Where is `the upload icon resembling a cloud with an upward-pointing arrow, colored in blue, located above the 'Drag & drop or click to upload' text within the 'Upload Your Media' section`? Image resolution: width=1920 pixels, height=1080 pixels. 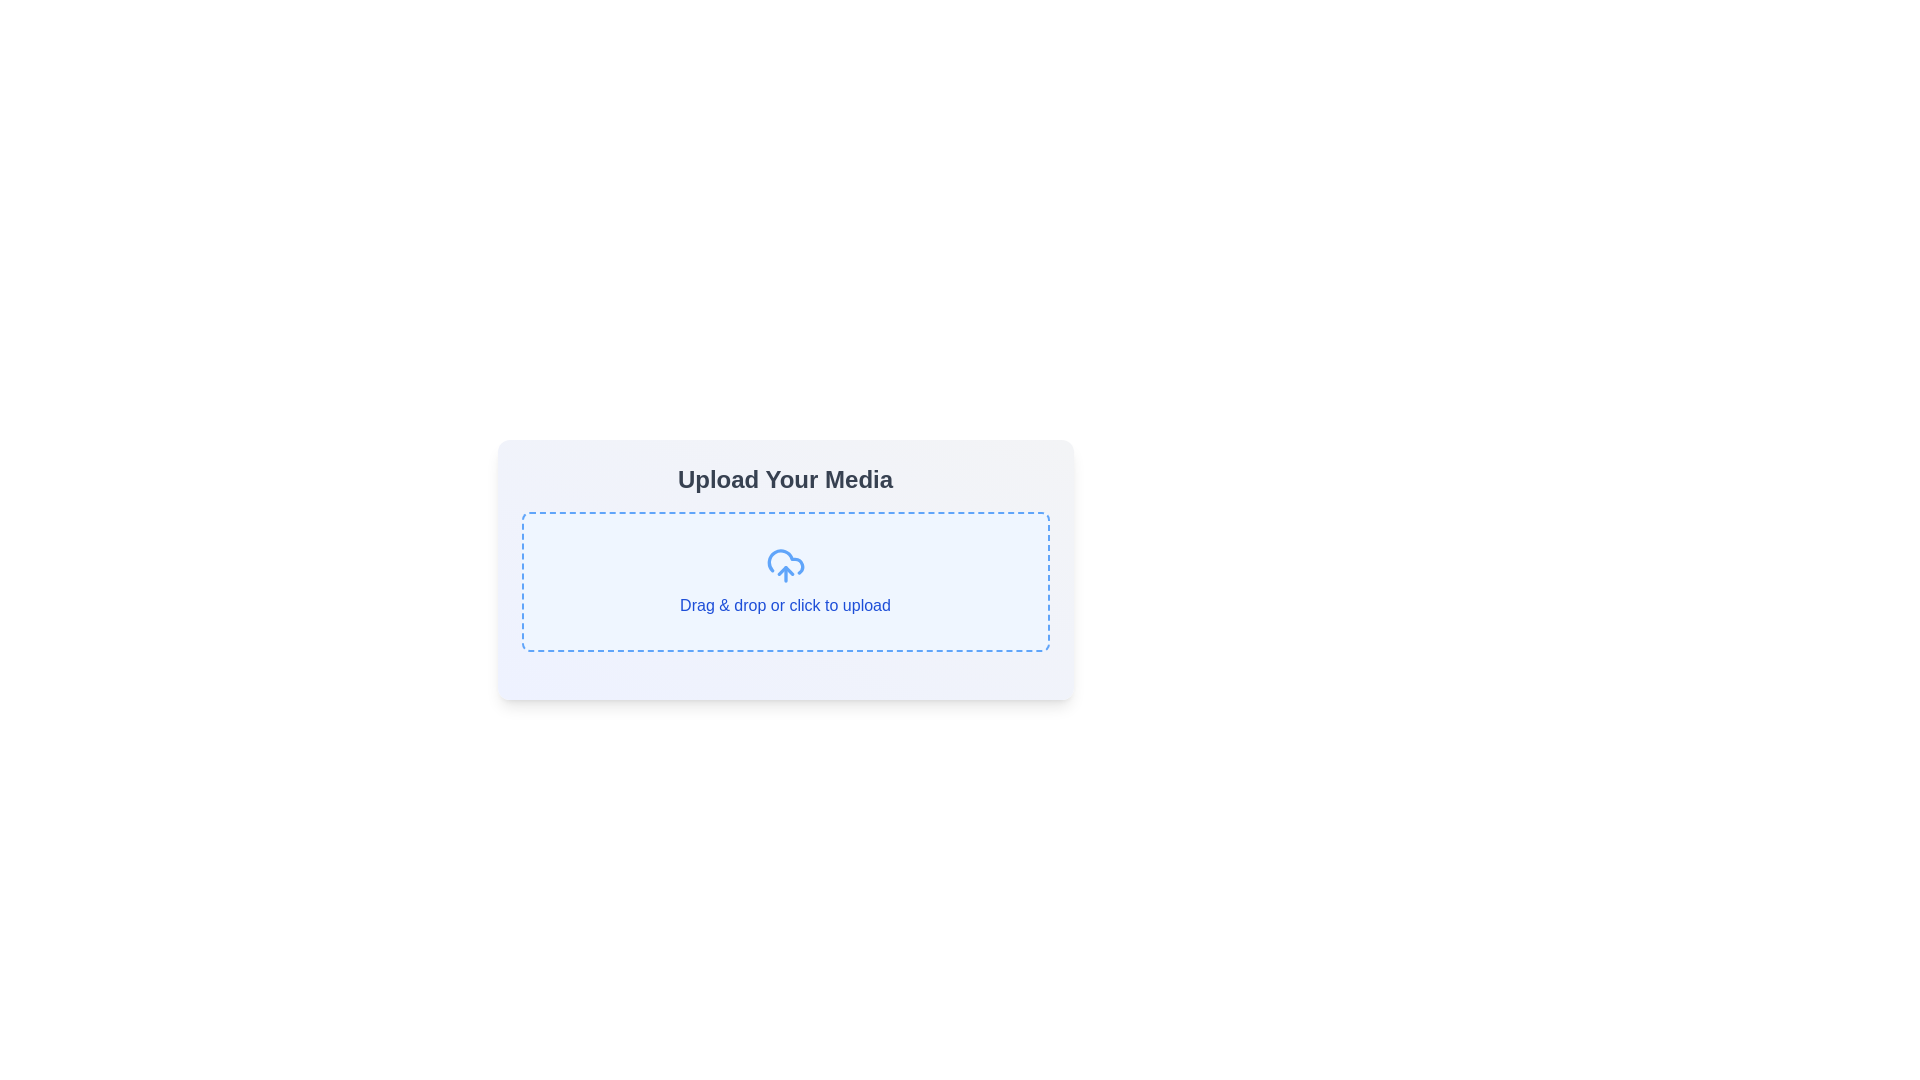 the upload icon resembling a cloud with an upward-pointing arrow, colored in blue, located above the 'Drag & drop or click to upload' text within the 'Upload Your Media' section is located at coordinates (784, 566).